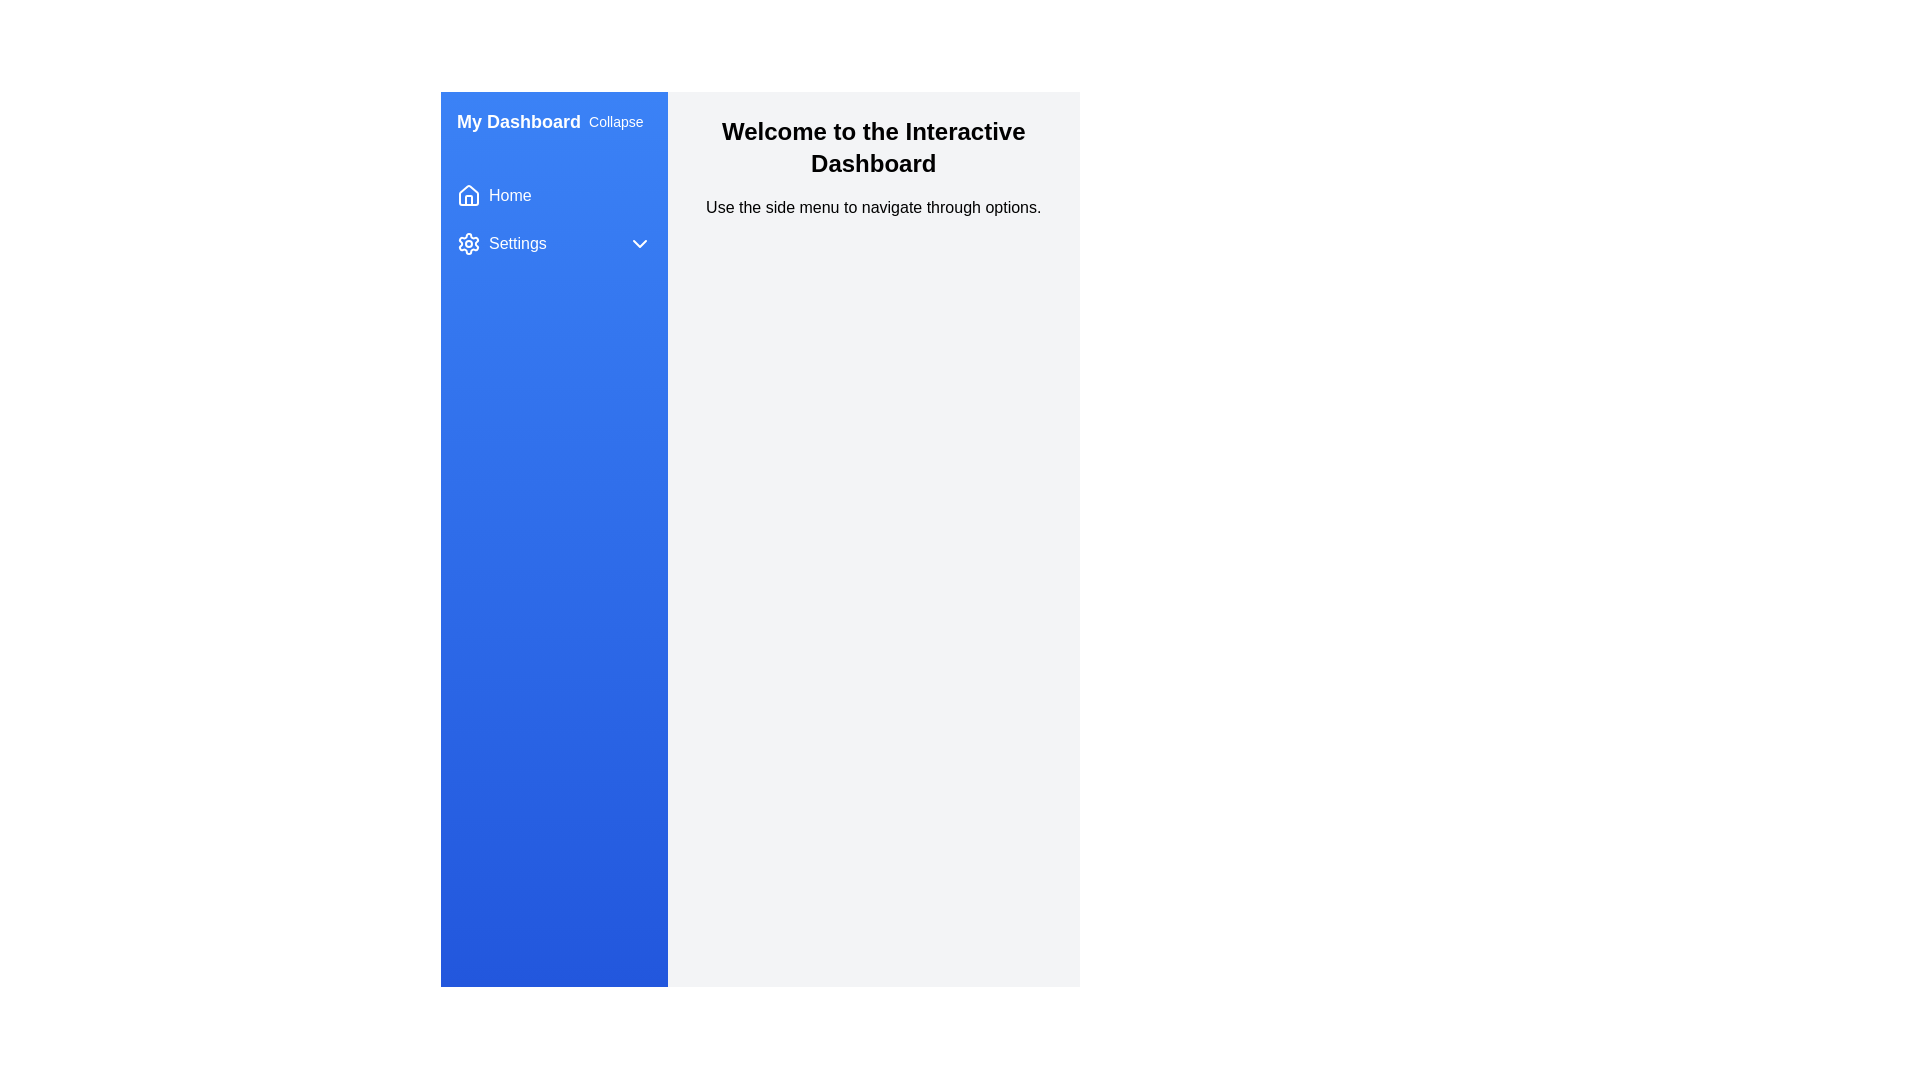 The image size is (1920, 1080). I want to click on the Text label in the top left corner of the left sidebar that indicates the current dashboard section, so click(518, 122).